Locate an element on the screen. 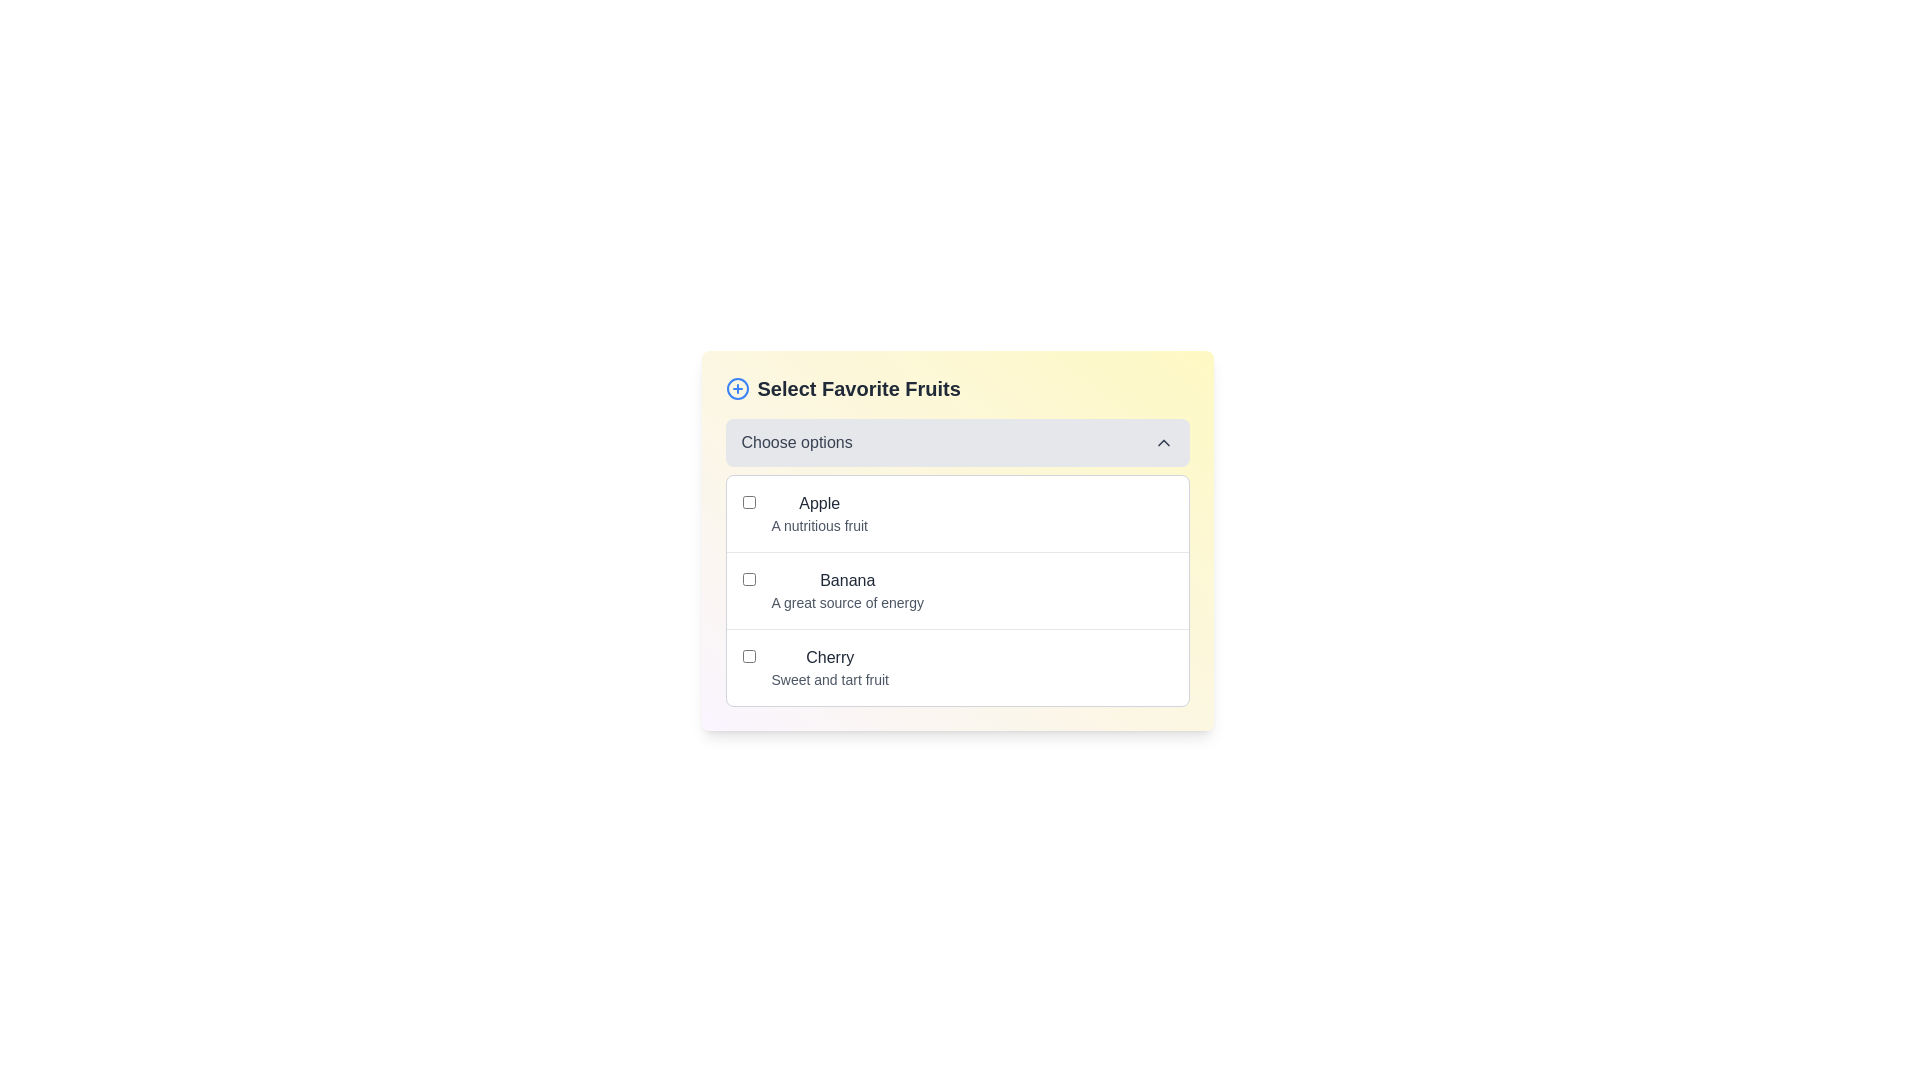 This screenshot has height=1080, width=1920. the descriptive text label located under the bold 'Cherry' label in the third row of the dropdown section is located at coordinates (830, 678).